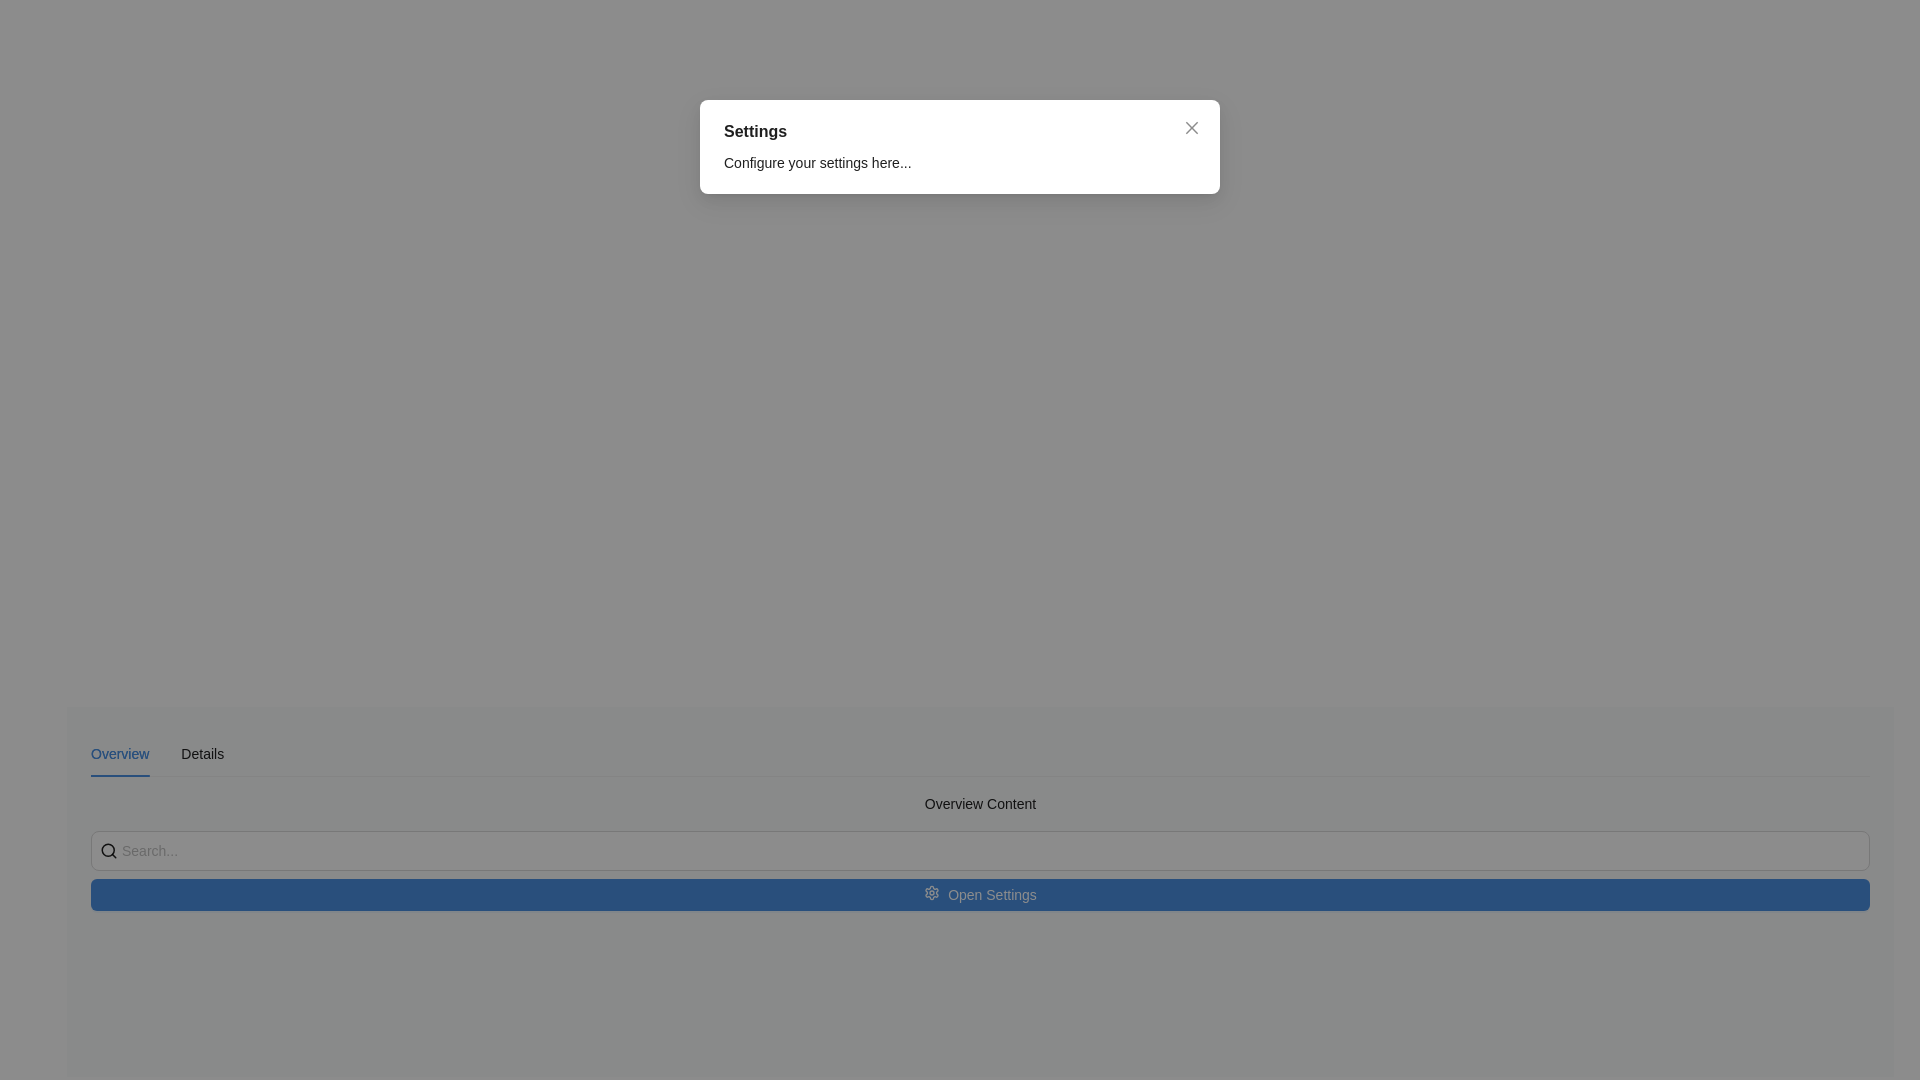  What do you see at coordinates (119, 753) in the screenshot?
I see `the 'Overview' tab located in the top-left section of the tab bar` at bounding box center [119, 753].